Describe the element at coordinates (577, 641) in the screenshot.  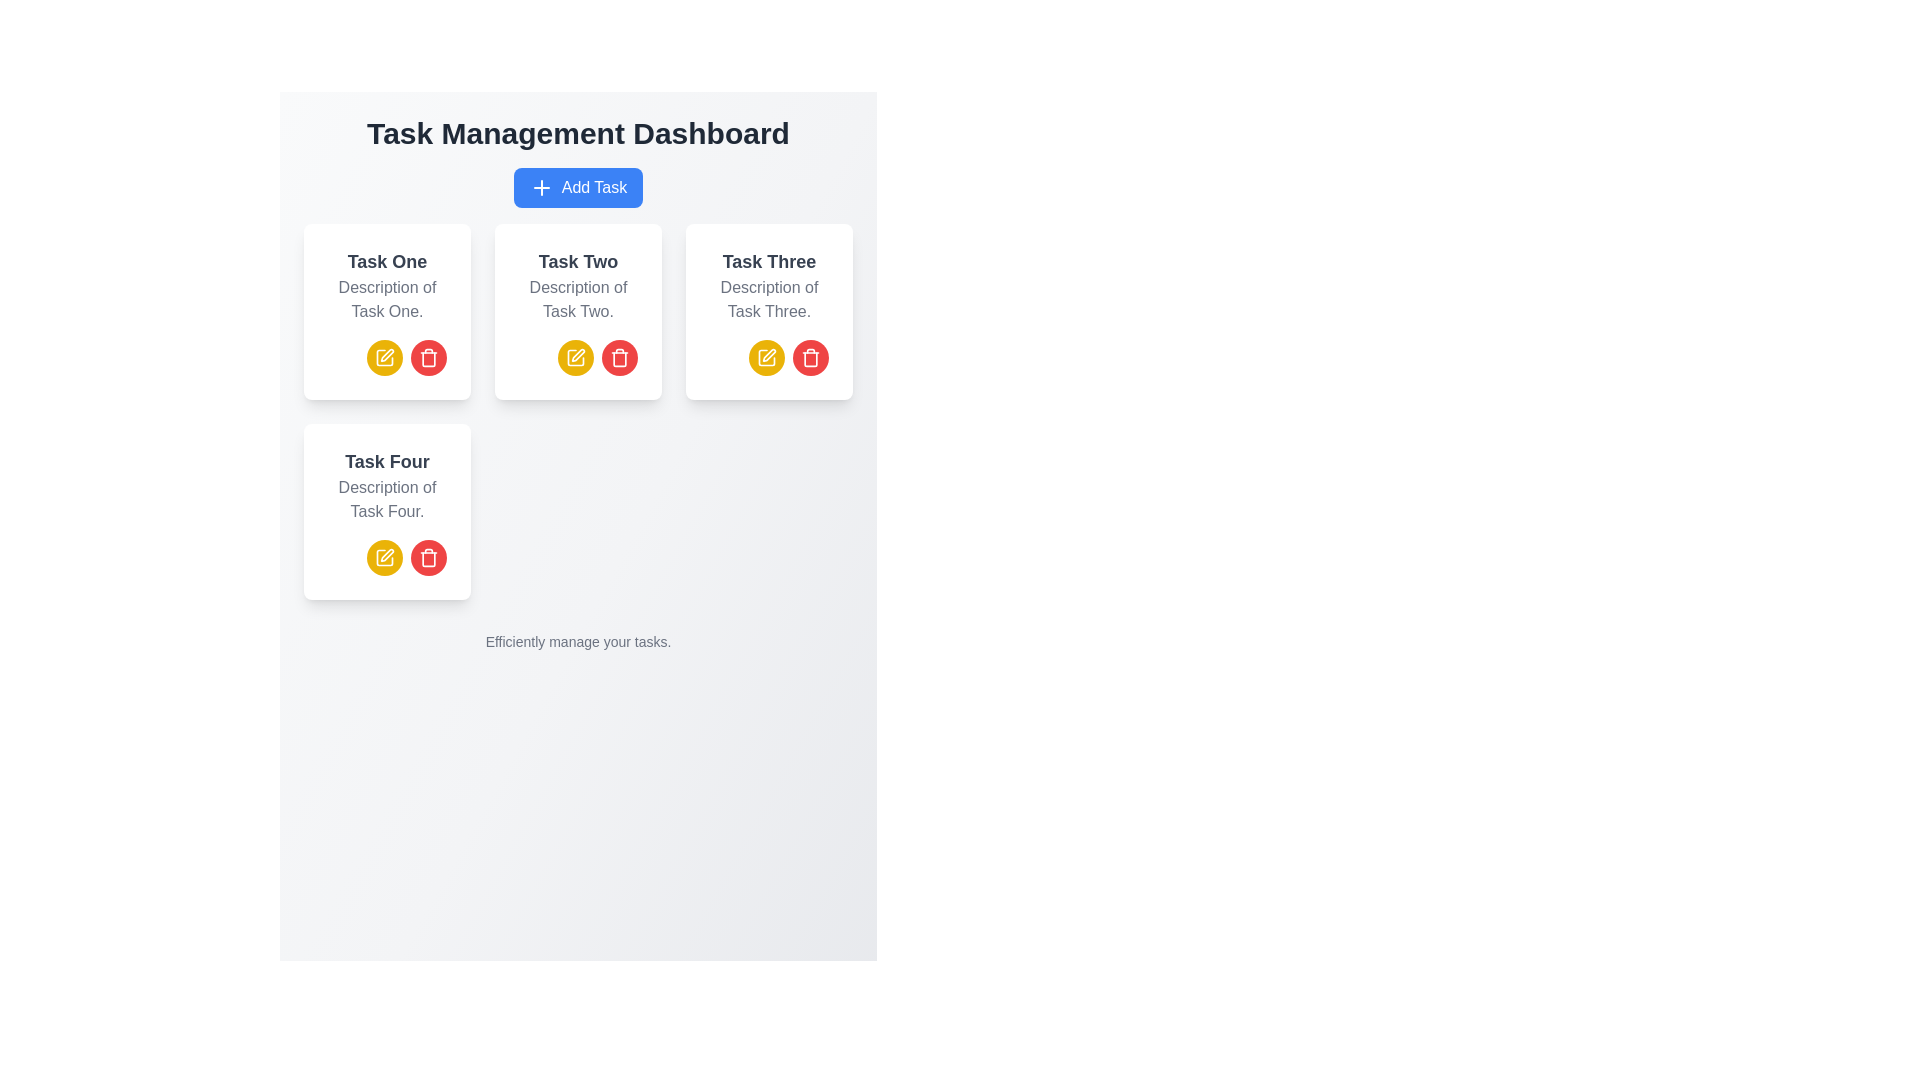
I see `the static text display that says 'Efficiently manage your tasks.' which is positioned centrally at the bottom of the interface beneath the task cards and the 'Add Task' button` at that location.